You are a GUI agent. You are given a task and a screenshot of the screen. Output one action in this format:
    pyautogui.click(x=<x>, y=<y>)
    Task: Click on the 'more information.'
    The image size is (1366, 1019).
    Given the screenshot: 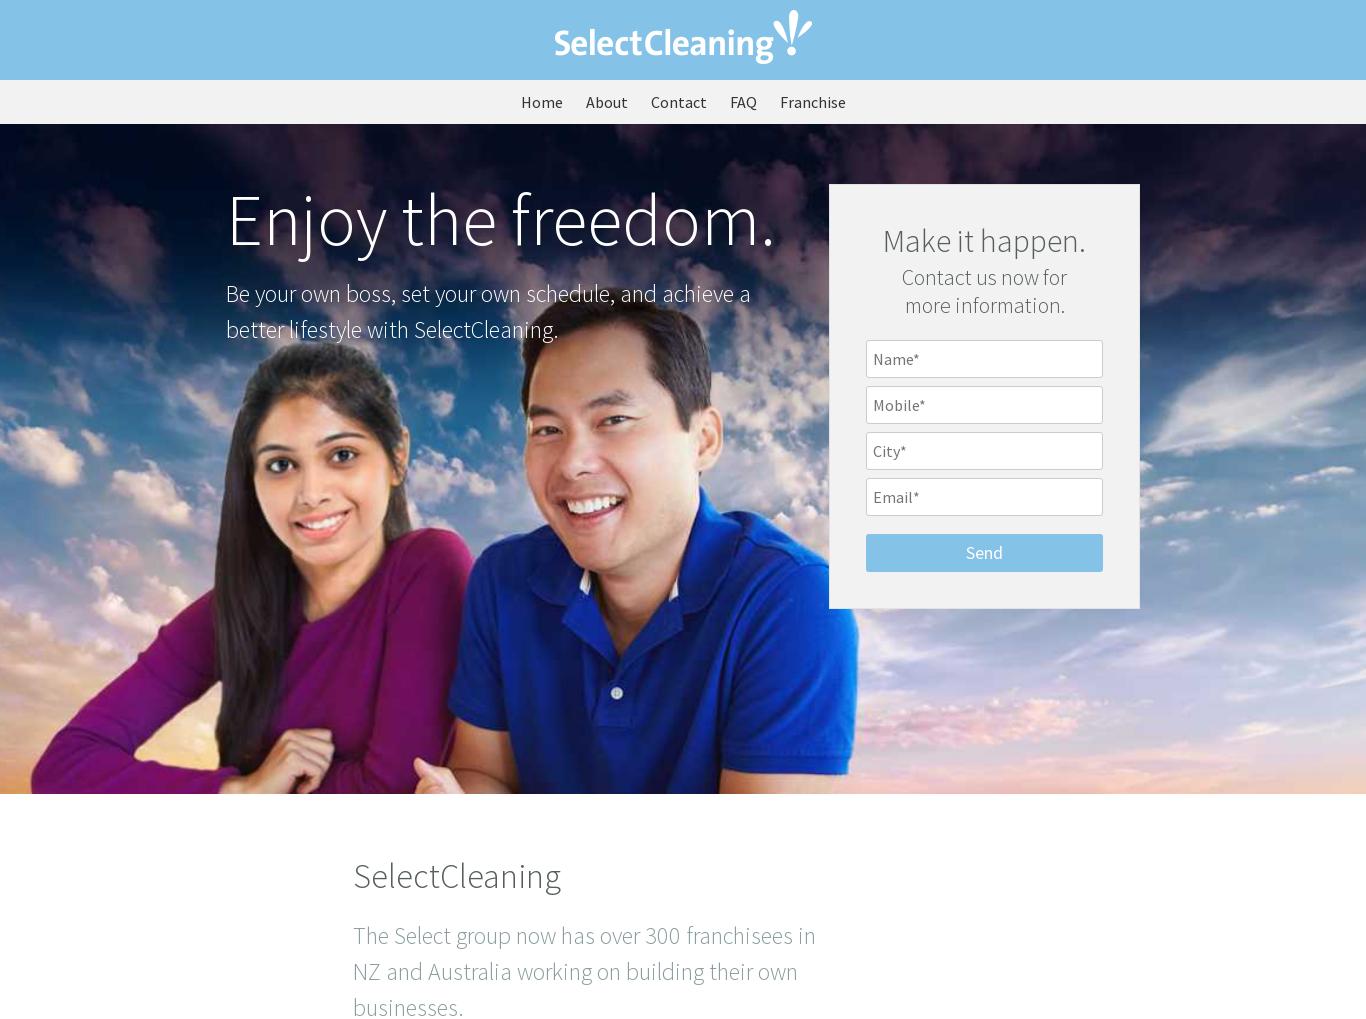 What is the action you would take?
    pyautogui.click(x=984, y=303)
    